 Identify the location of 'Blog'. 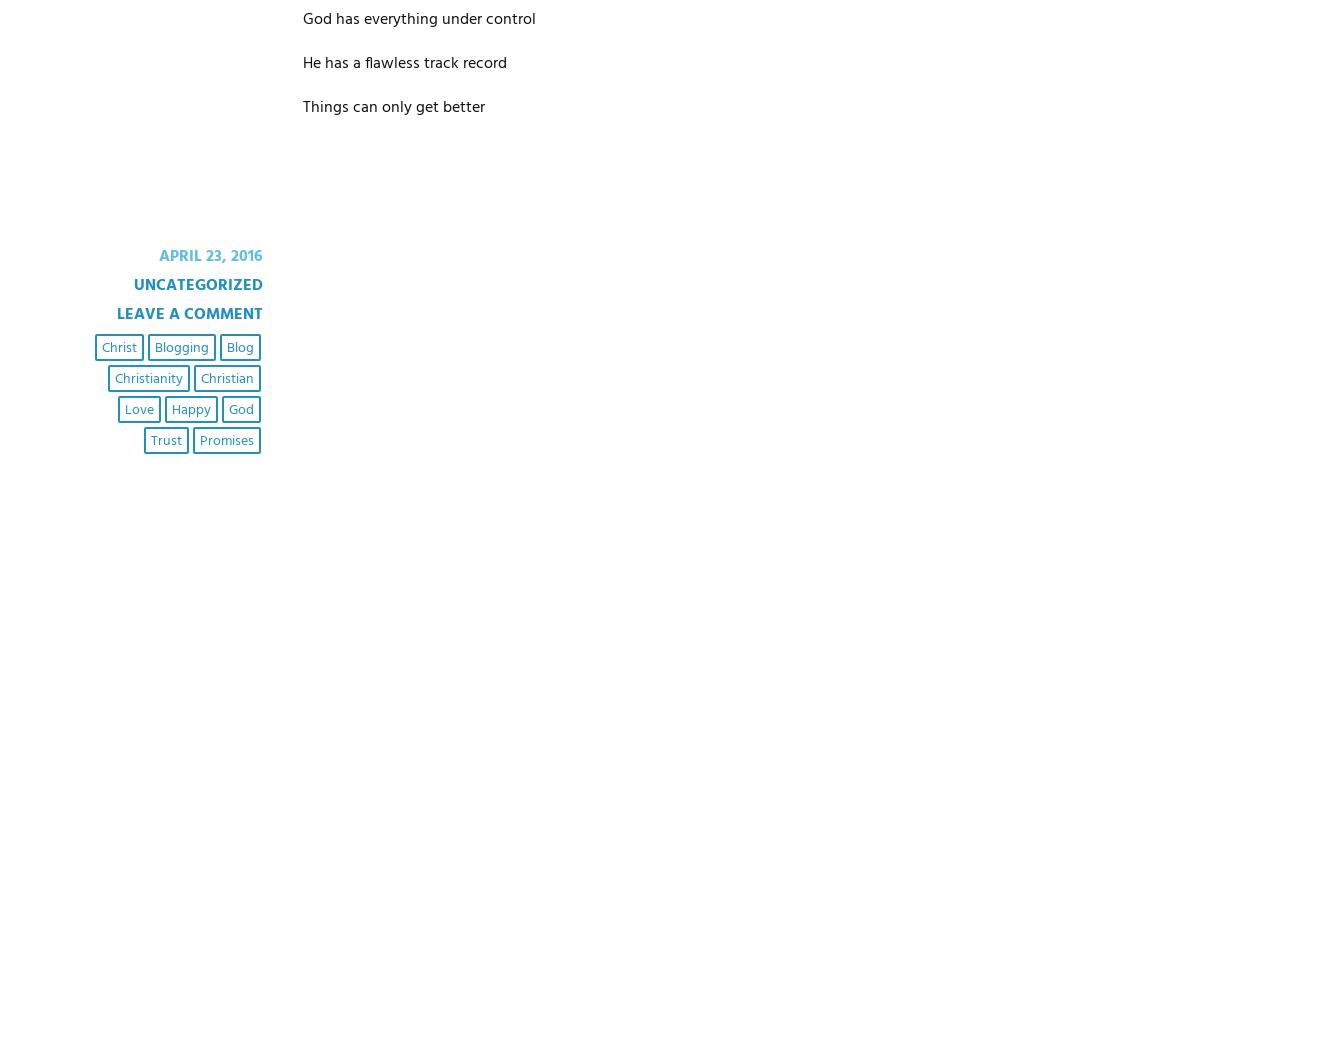
(238, 346).